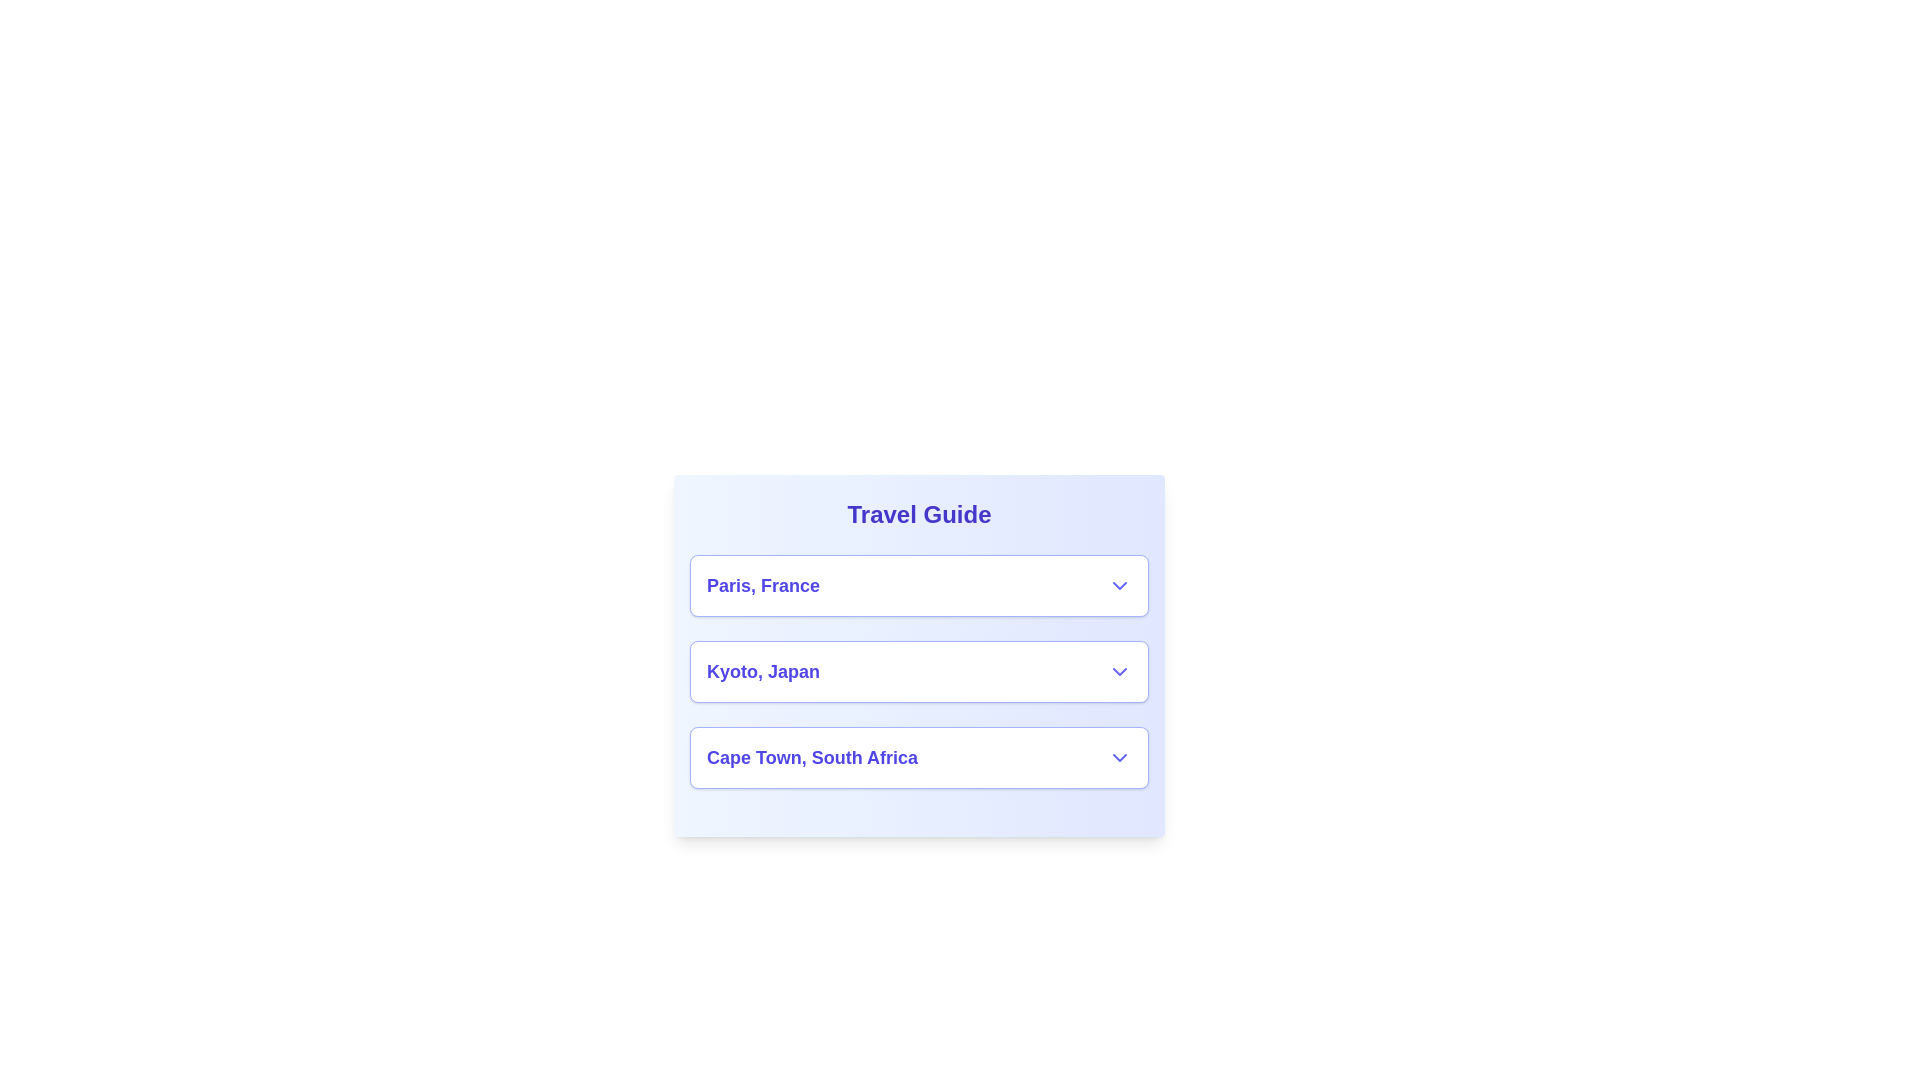 Image resolution: width=1920 pixels, height=1080 pixels. Describe the element at coordinates (1118, 585) in the screenshot. I see `the downward-facing chevron icon styled with 'lucide lucide-chevron-down w-6 h-6 text-indigo-500'` at that location.